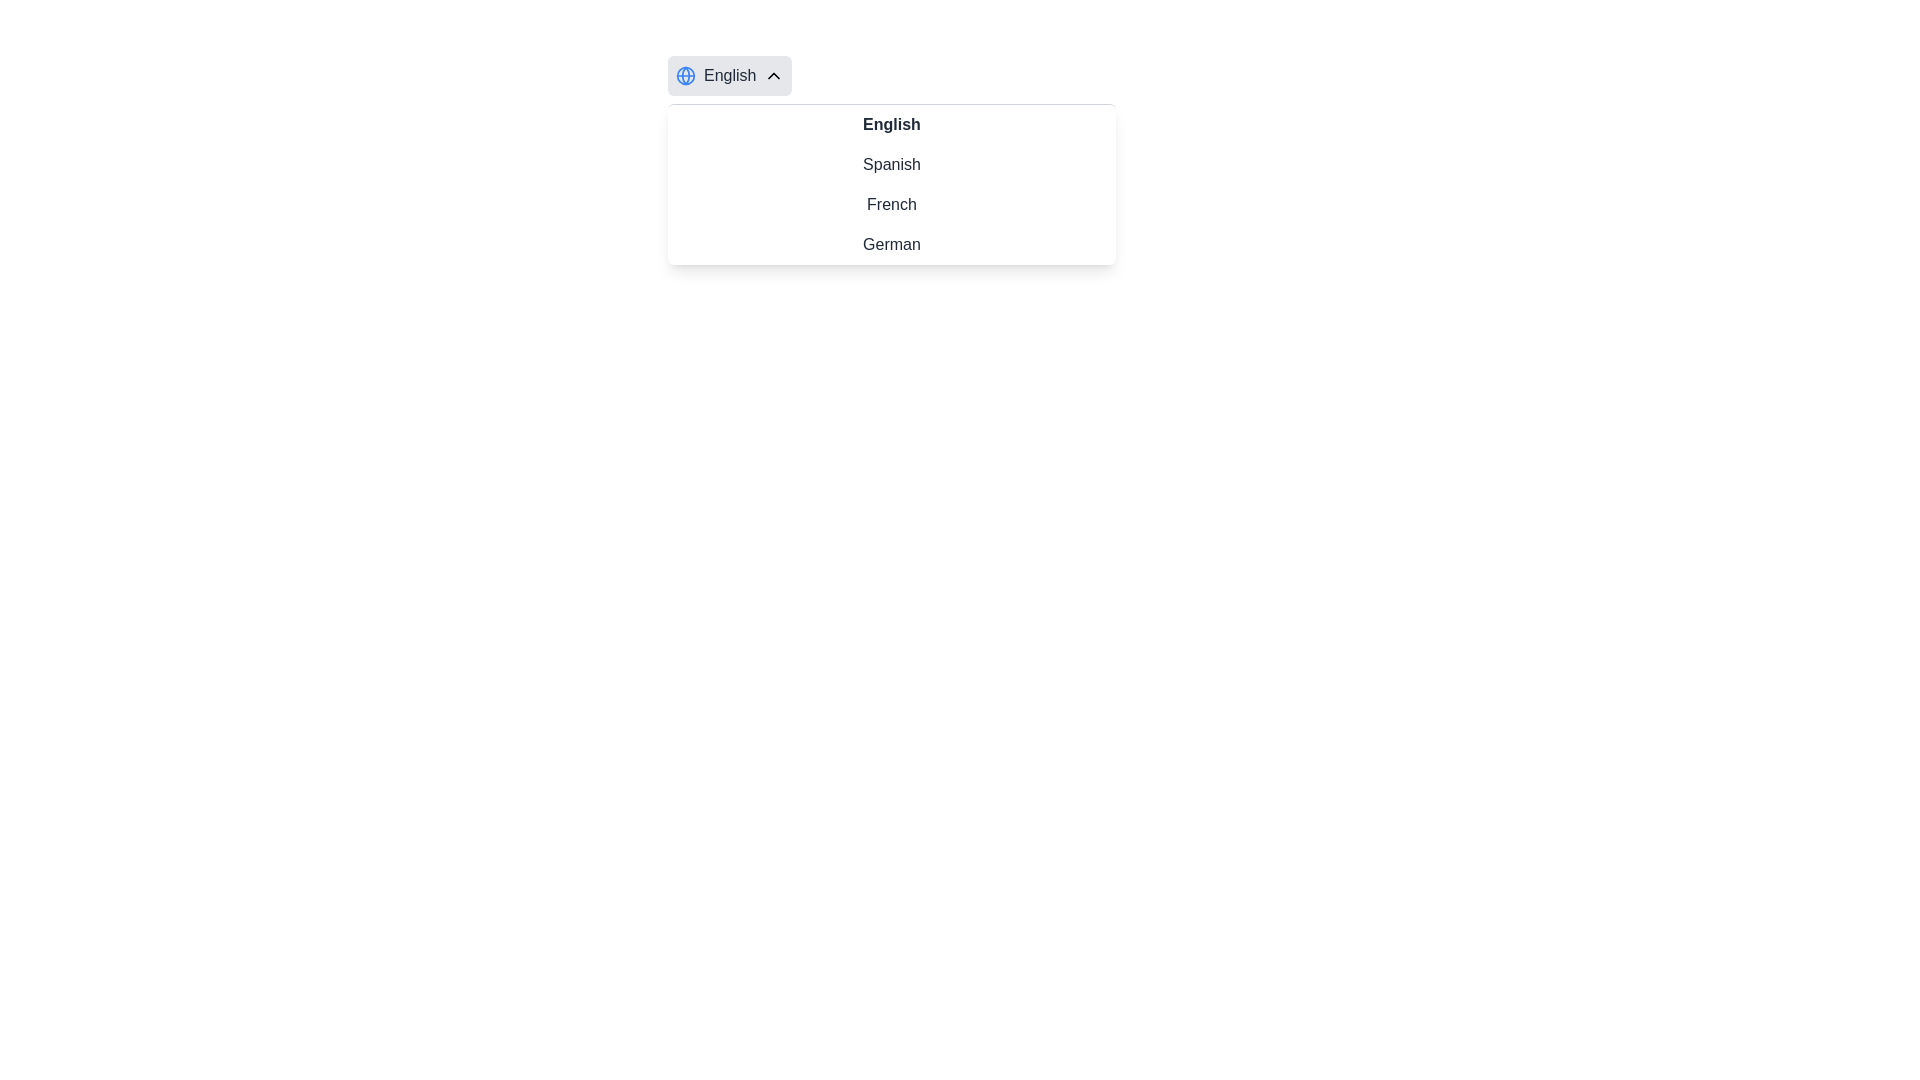 The width and height of the screenshot is (1920, 1080). Describe the element at coordinates (891, 124) in the screenshot. I see `the first item in the drop-down list that displays the 'English' language option` at that location.